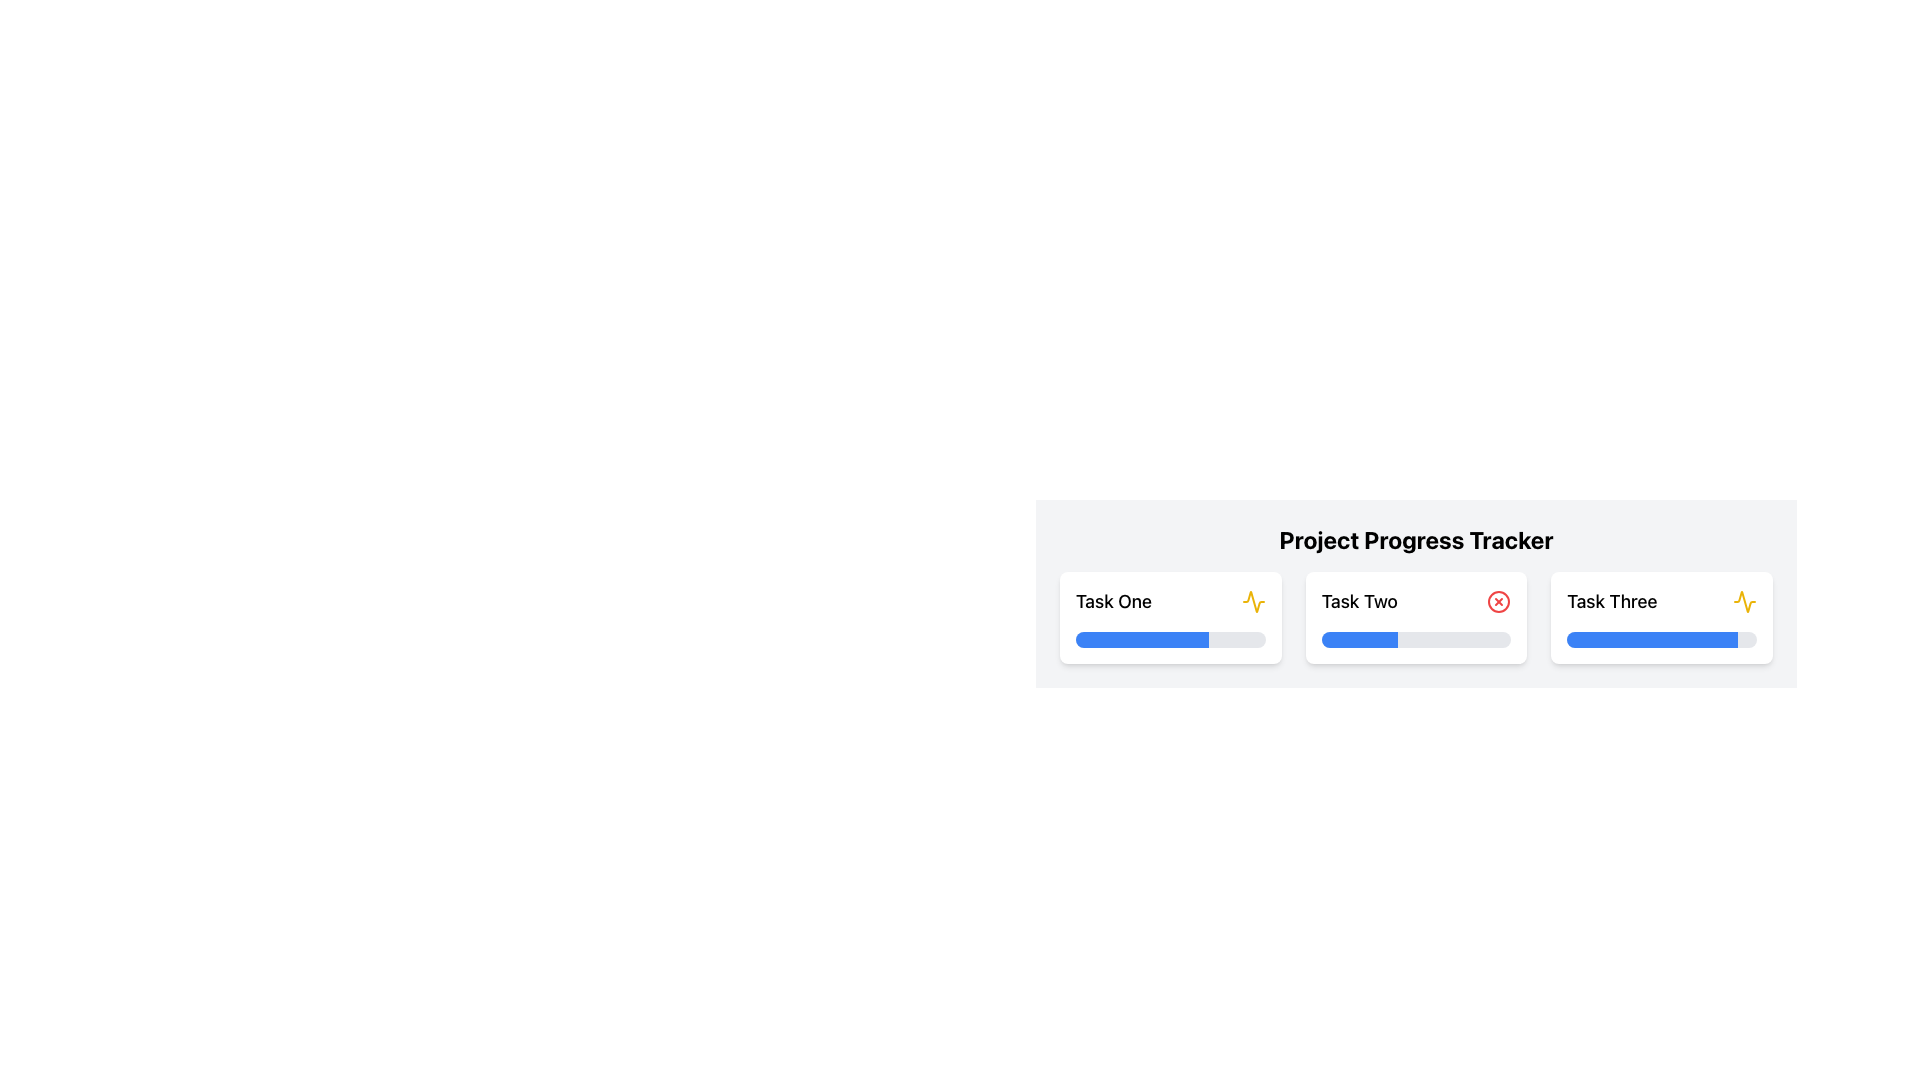 Image resolution: width=1920 pixels, height=1080 pixels. I want to click on the error icon located on the right side of the 'Task Two' card in the 'Project Progress Tracker' section, so click(1499, 600).